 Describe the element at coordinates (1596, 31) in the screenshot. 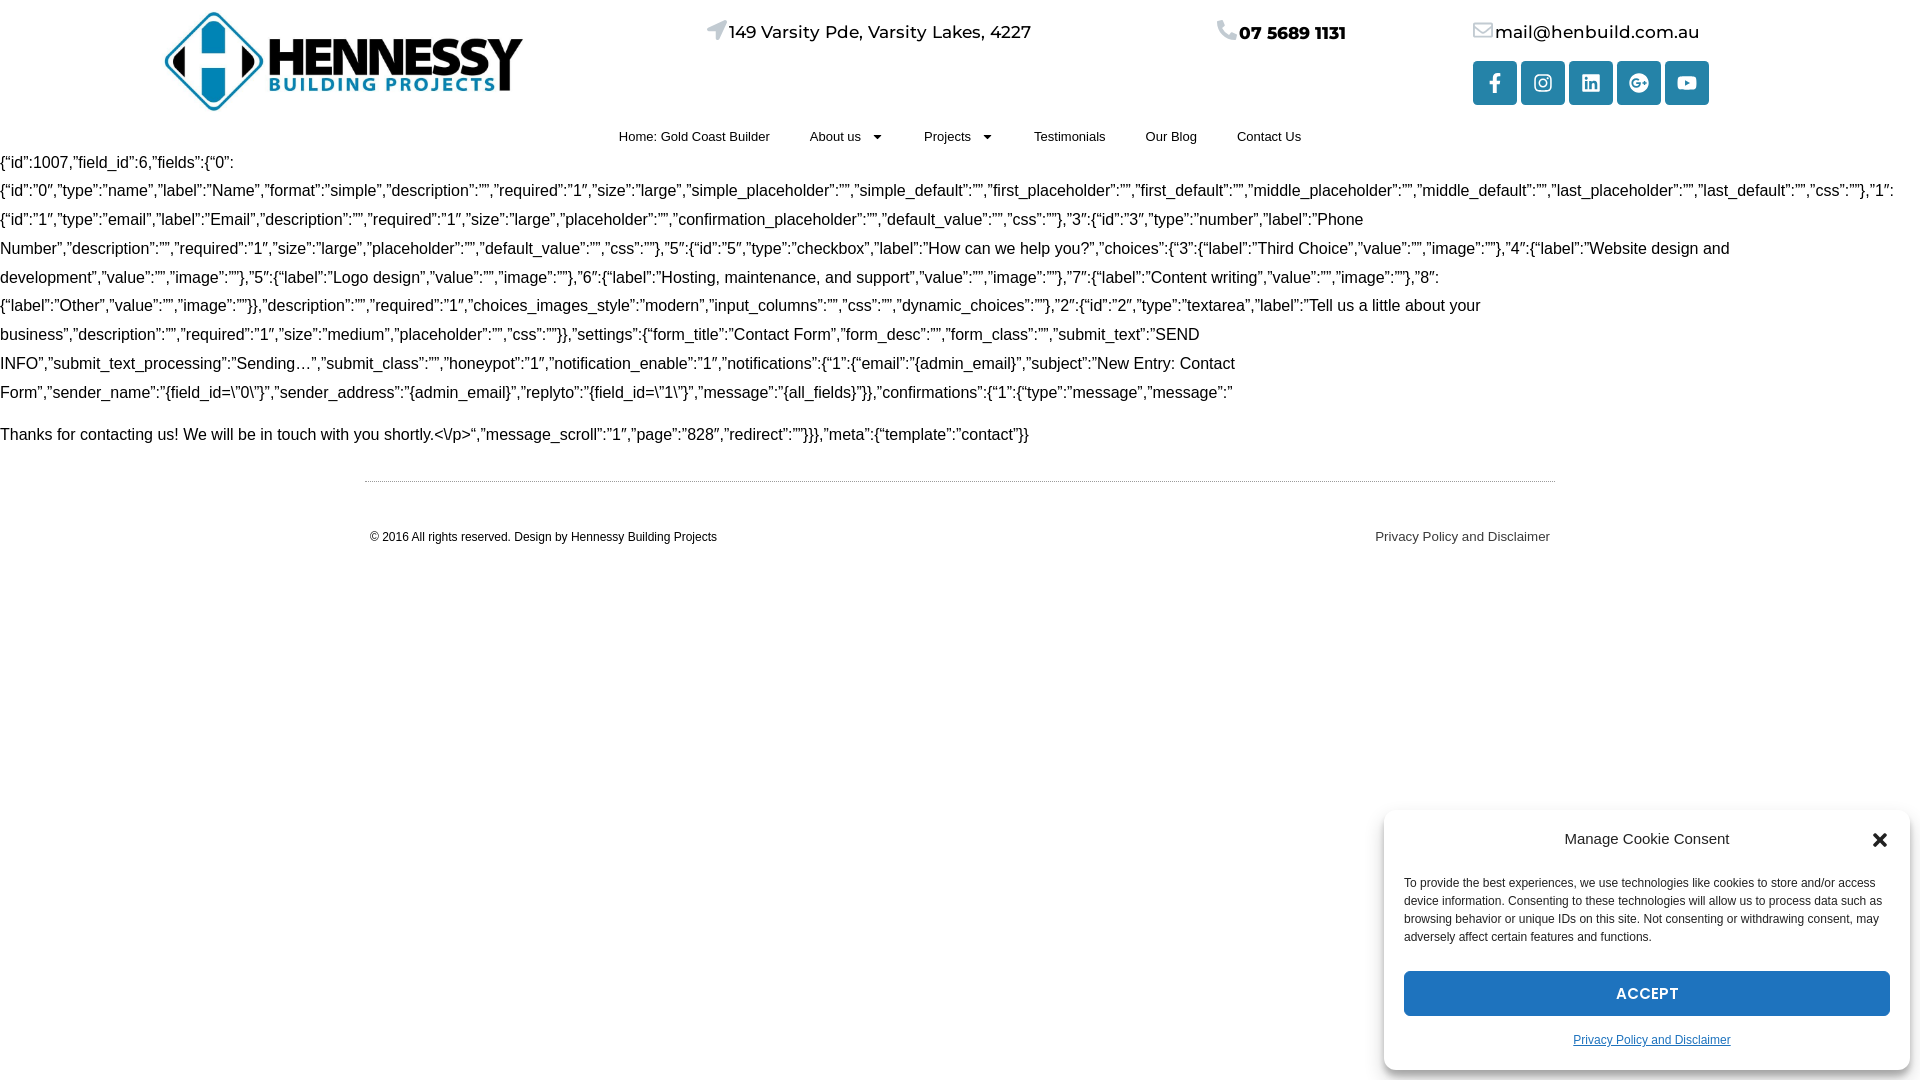

I see `'mail@henbuild.com.au'` at that location.